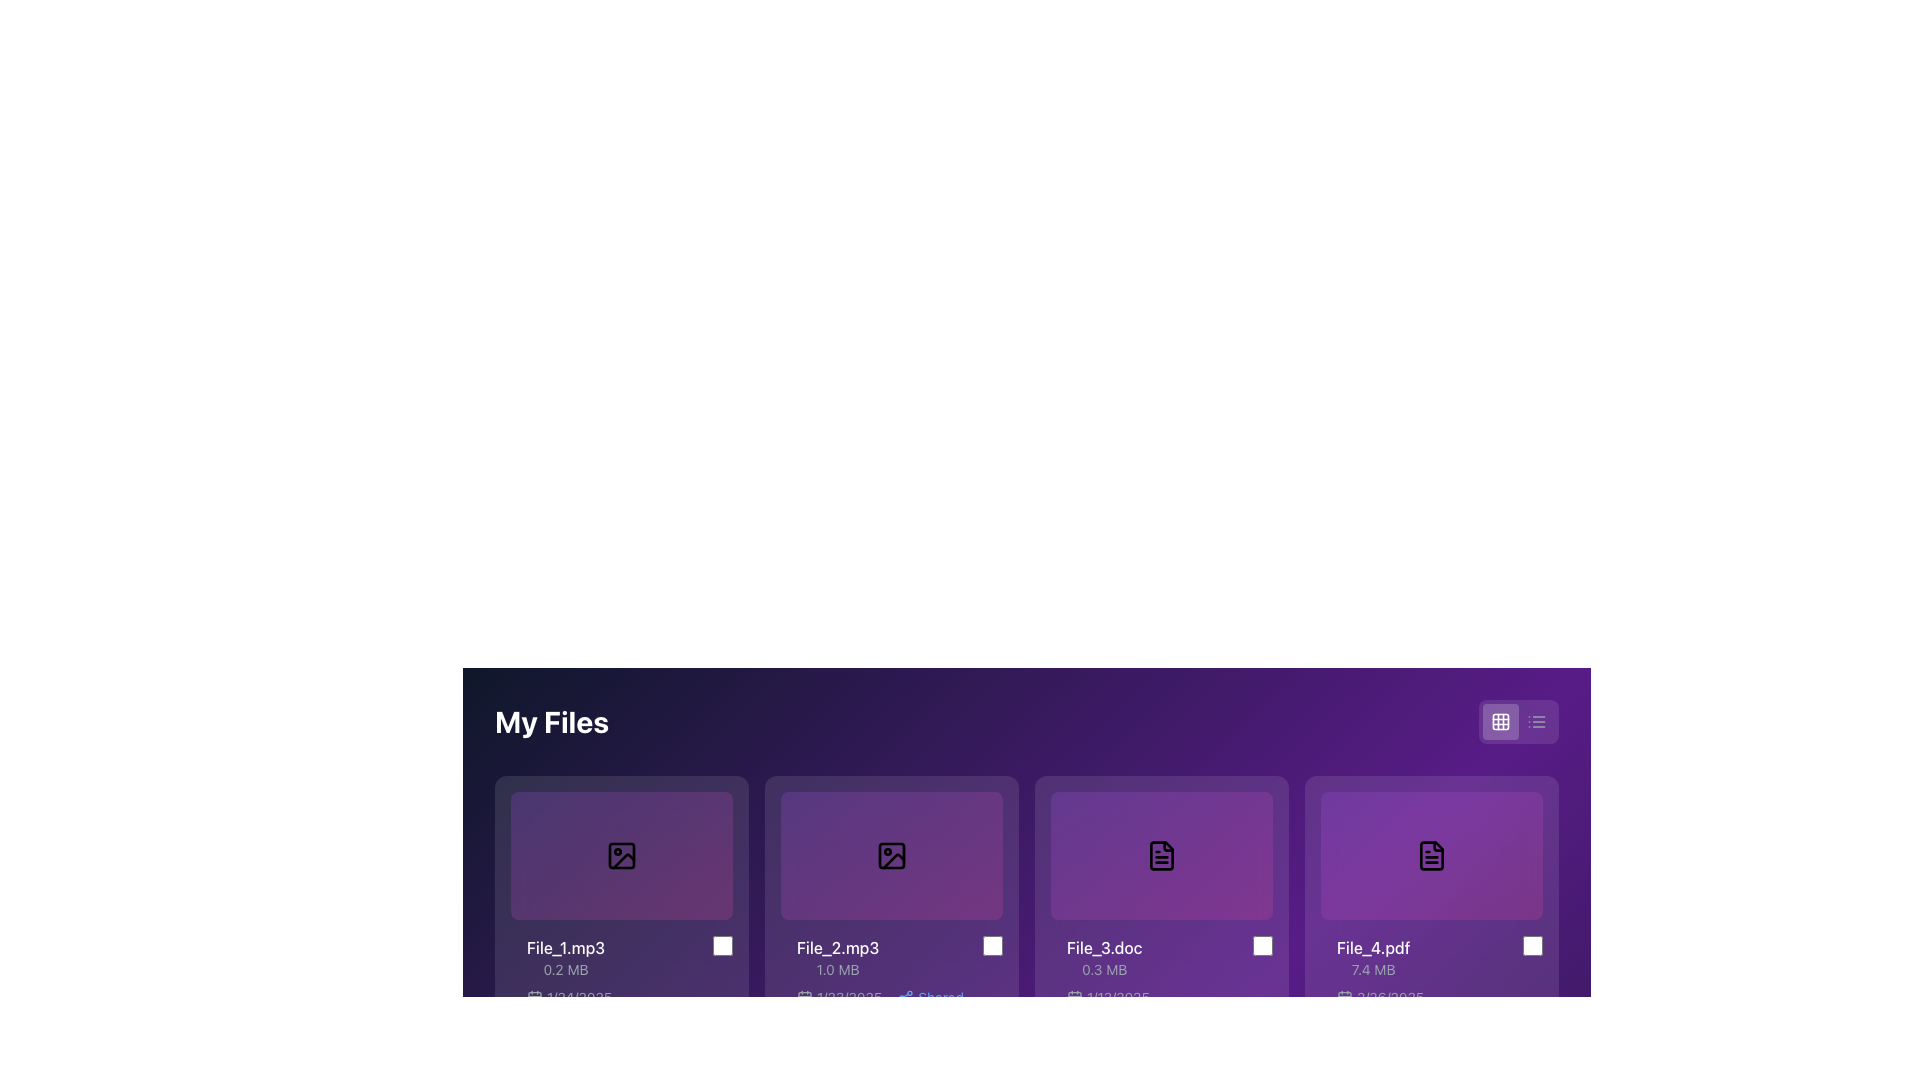 Image resolution: width=1920 pixels, height=1080 pixels. I want to click on the icon resembling a text document with horizontal lines, located in the fourth item (File_4.pdf) of the file list, so click(1430, 855).